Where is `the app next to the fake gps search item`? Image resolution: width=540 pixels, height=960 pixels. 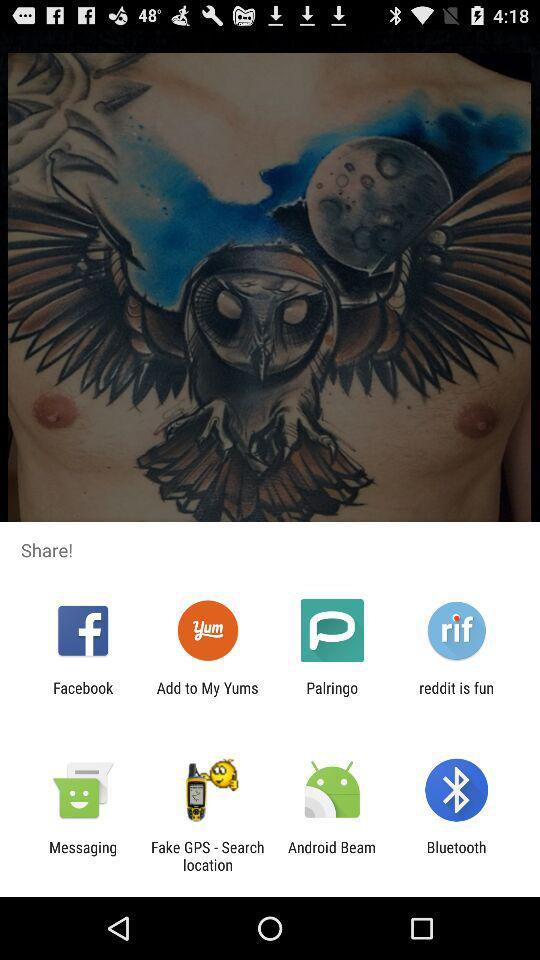
the app next to the fake gps search item is located at coordinates (82, 855).